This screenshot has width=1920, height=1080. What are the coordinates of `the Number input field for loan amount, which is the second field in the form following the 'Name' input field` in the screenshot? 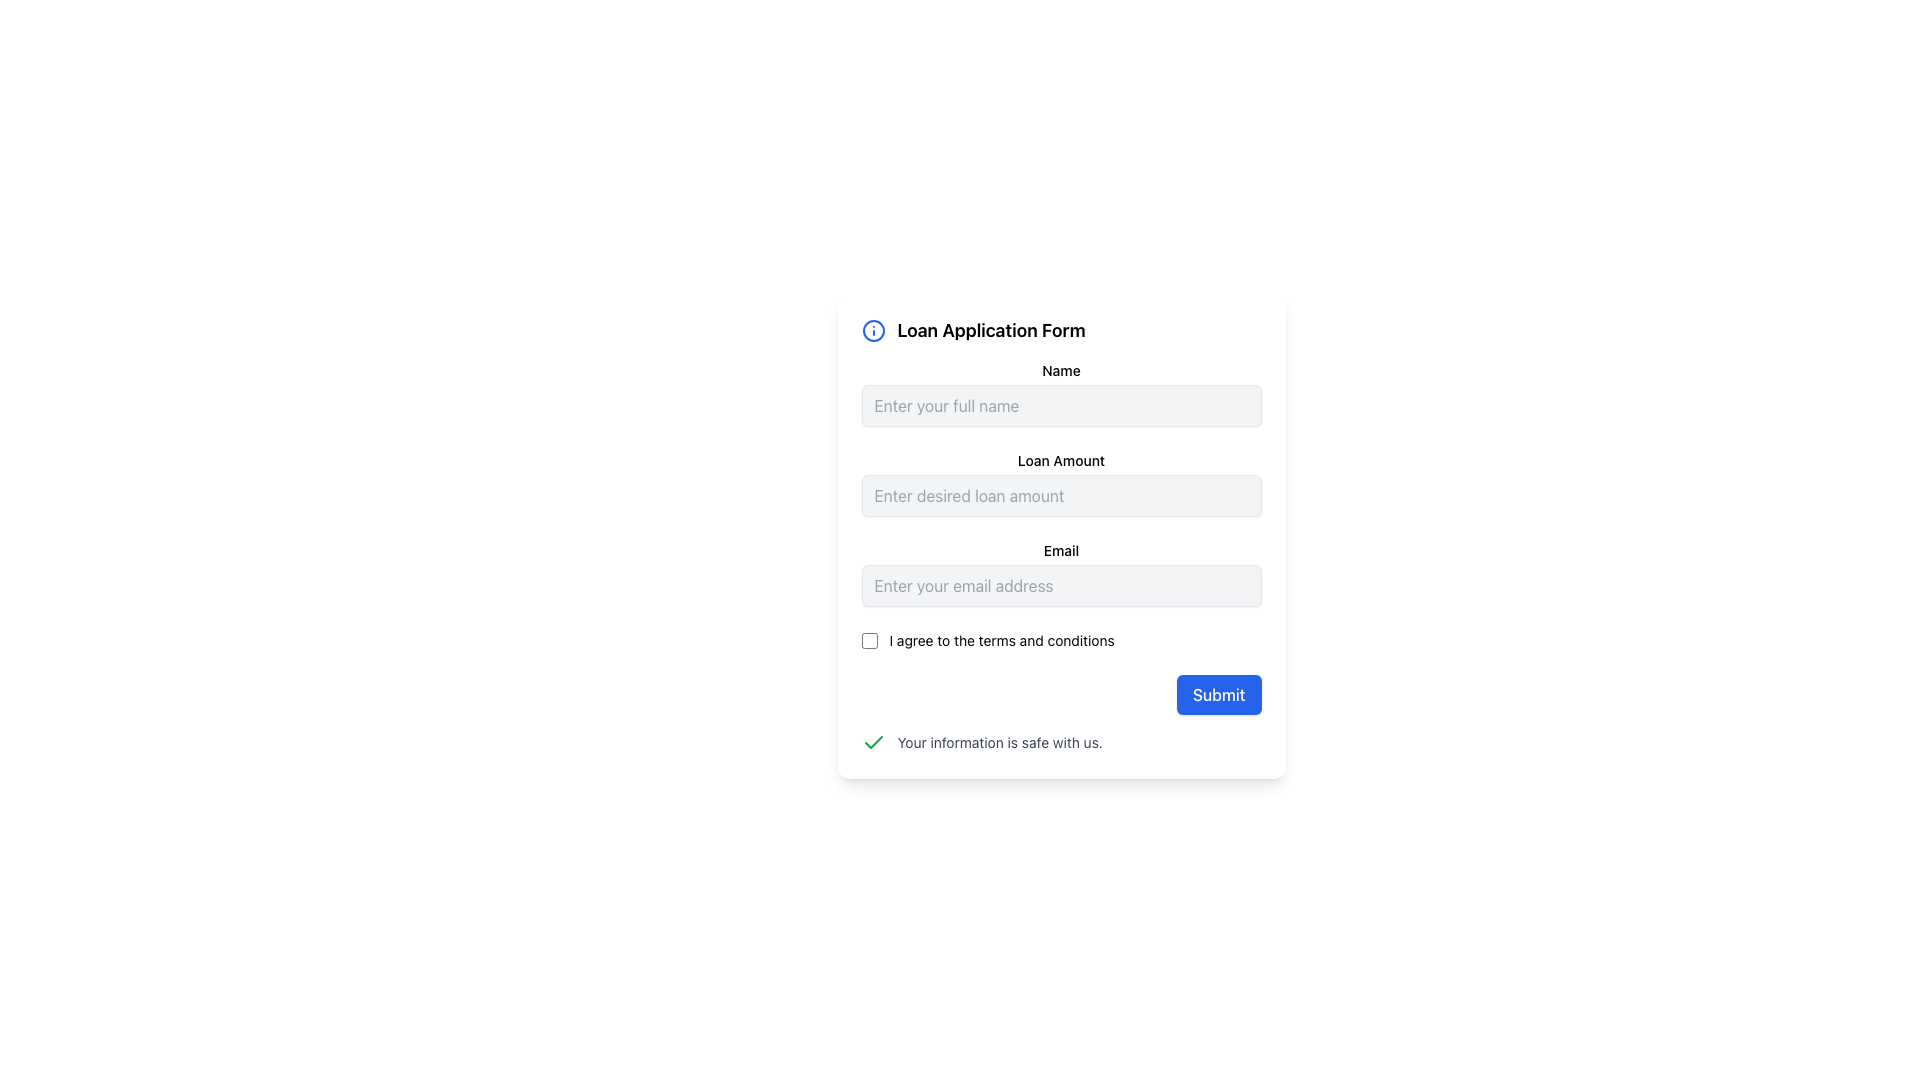 It's located at (1060, 483).